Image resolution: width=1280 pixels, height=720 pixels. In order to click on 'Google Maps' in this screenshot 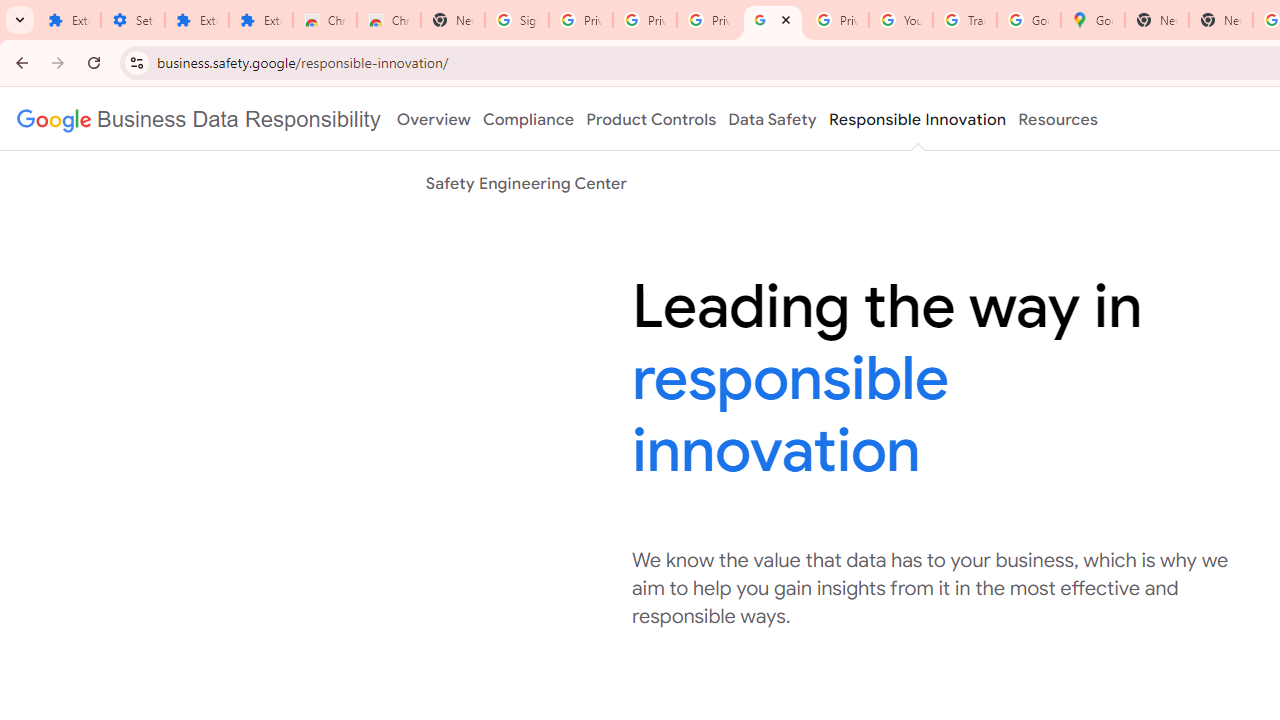, I will do `click(1092, 20)`.